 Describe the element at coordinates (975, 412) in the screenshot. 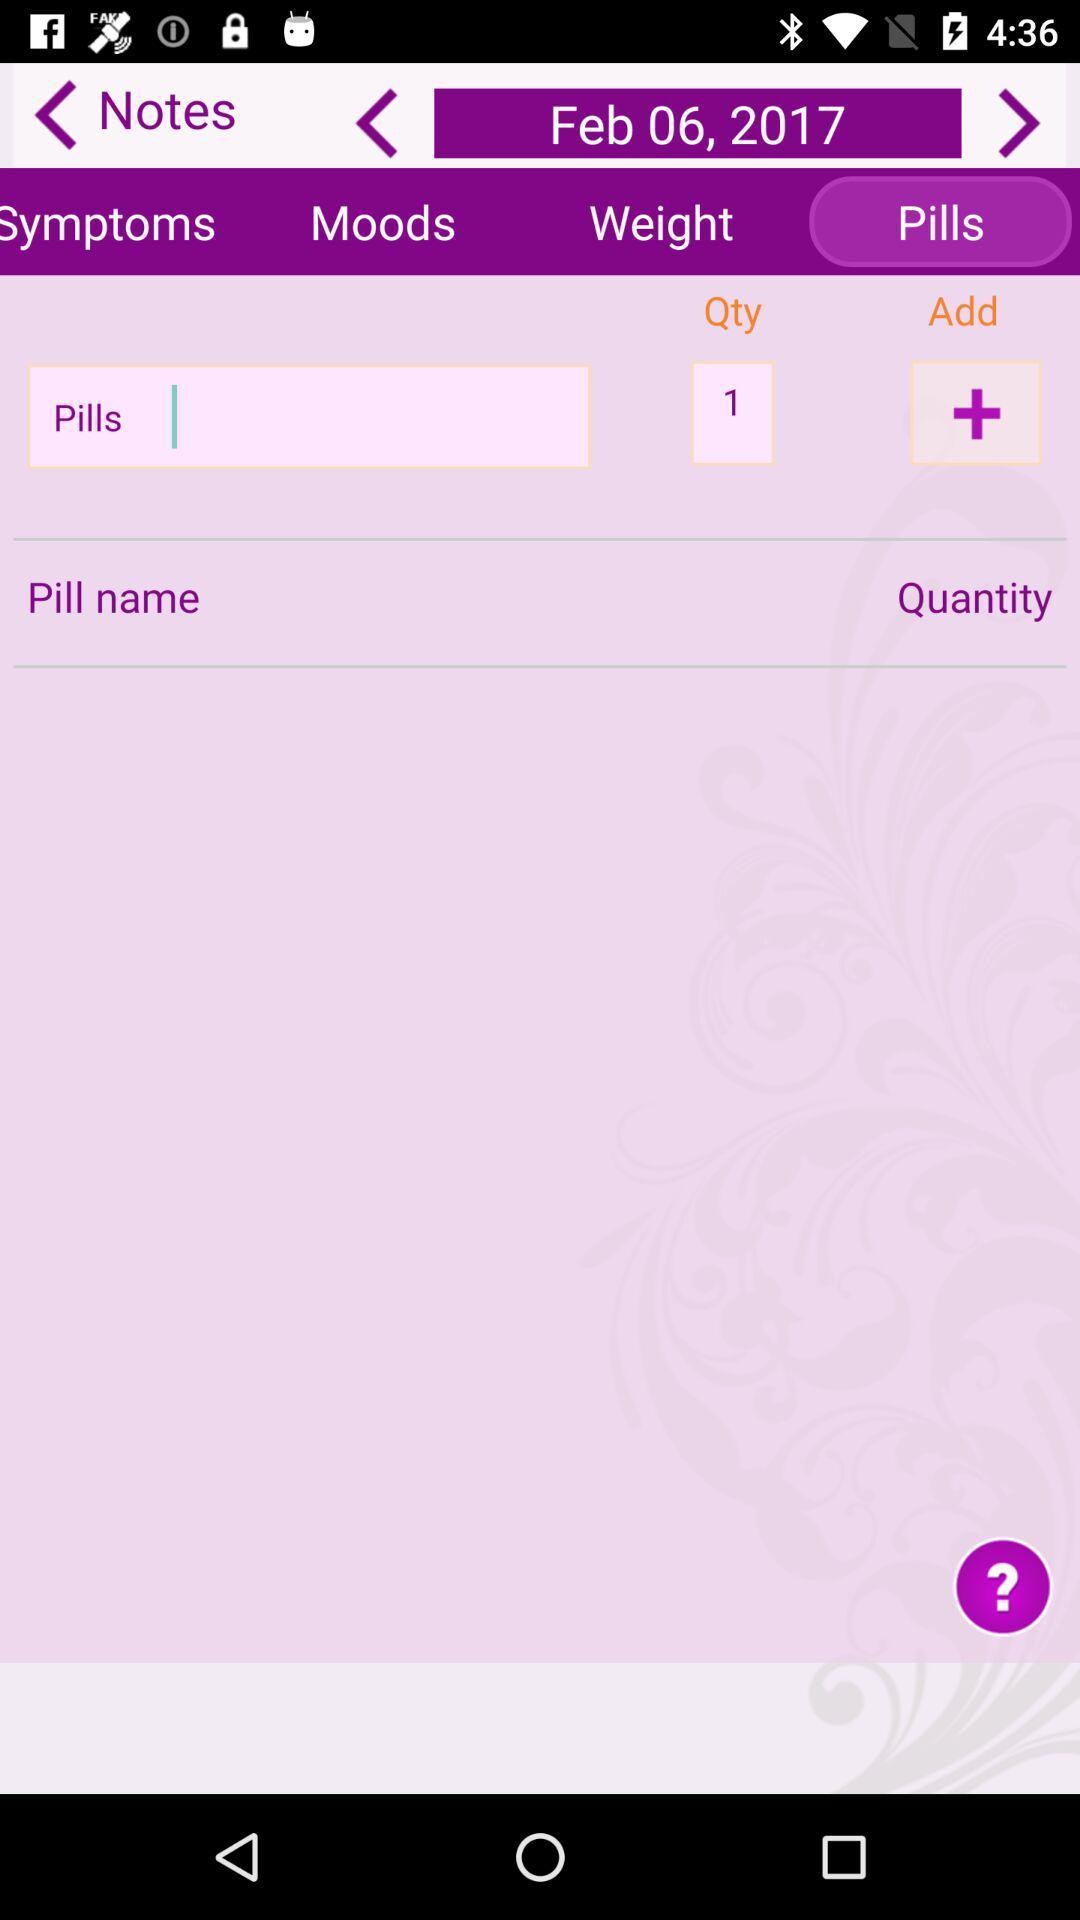

I see `add option` at that location.